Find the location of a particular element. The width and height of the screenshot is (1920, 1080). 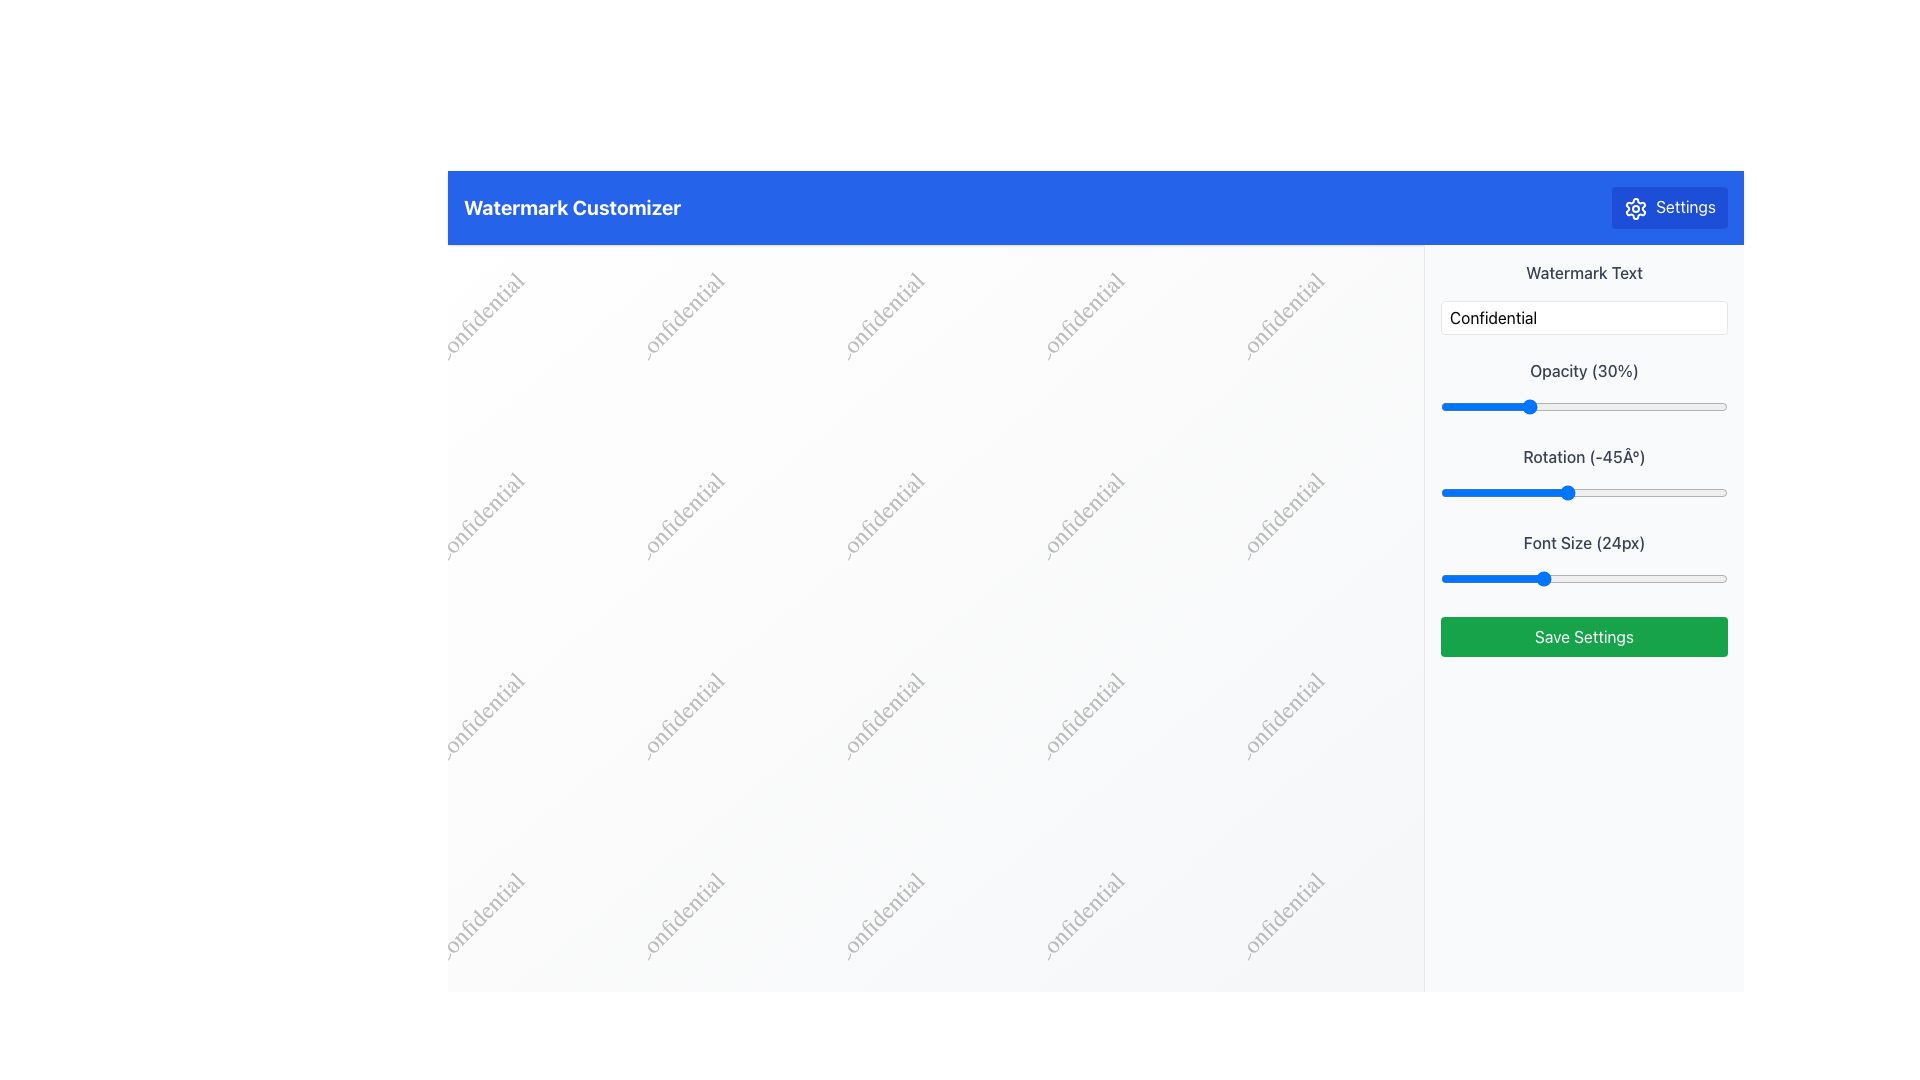

the blue 'Settings' button with a white gear icon is located at coordinates (1670, 207).